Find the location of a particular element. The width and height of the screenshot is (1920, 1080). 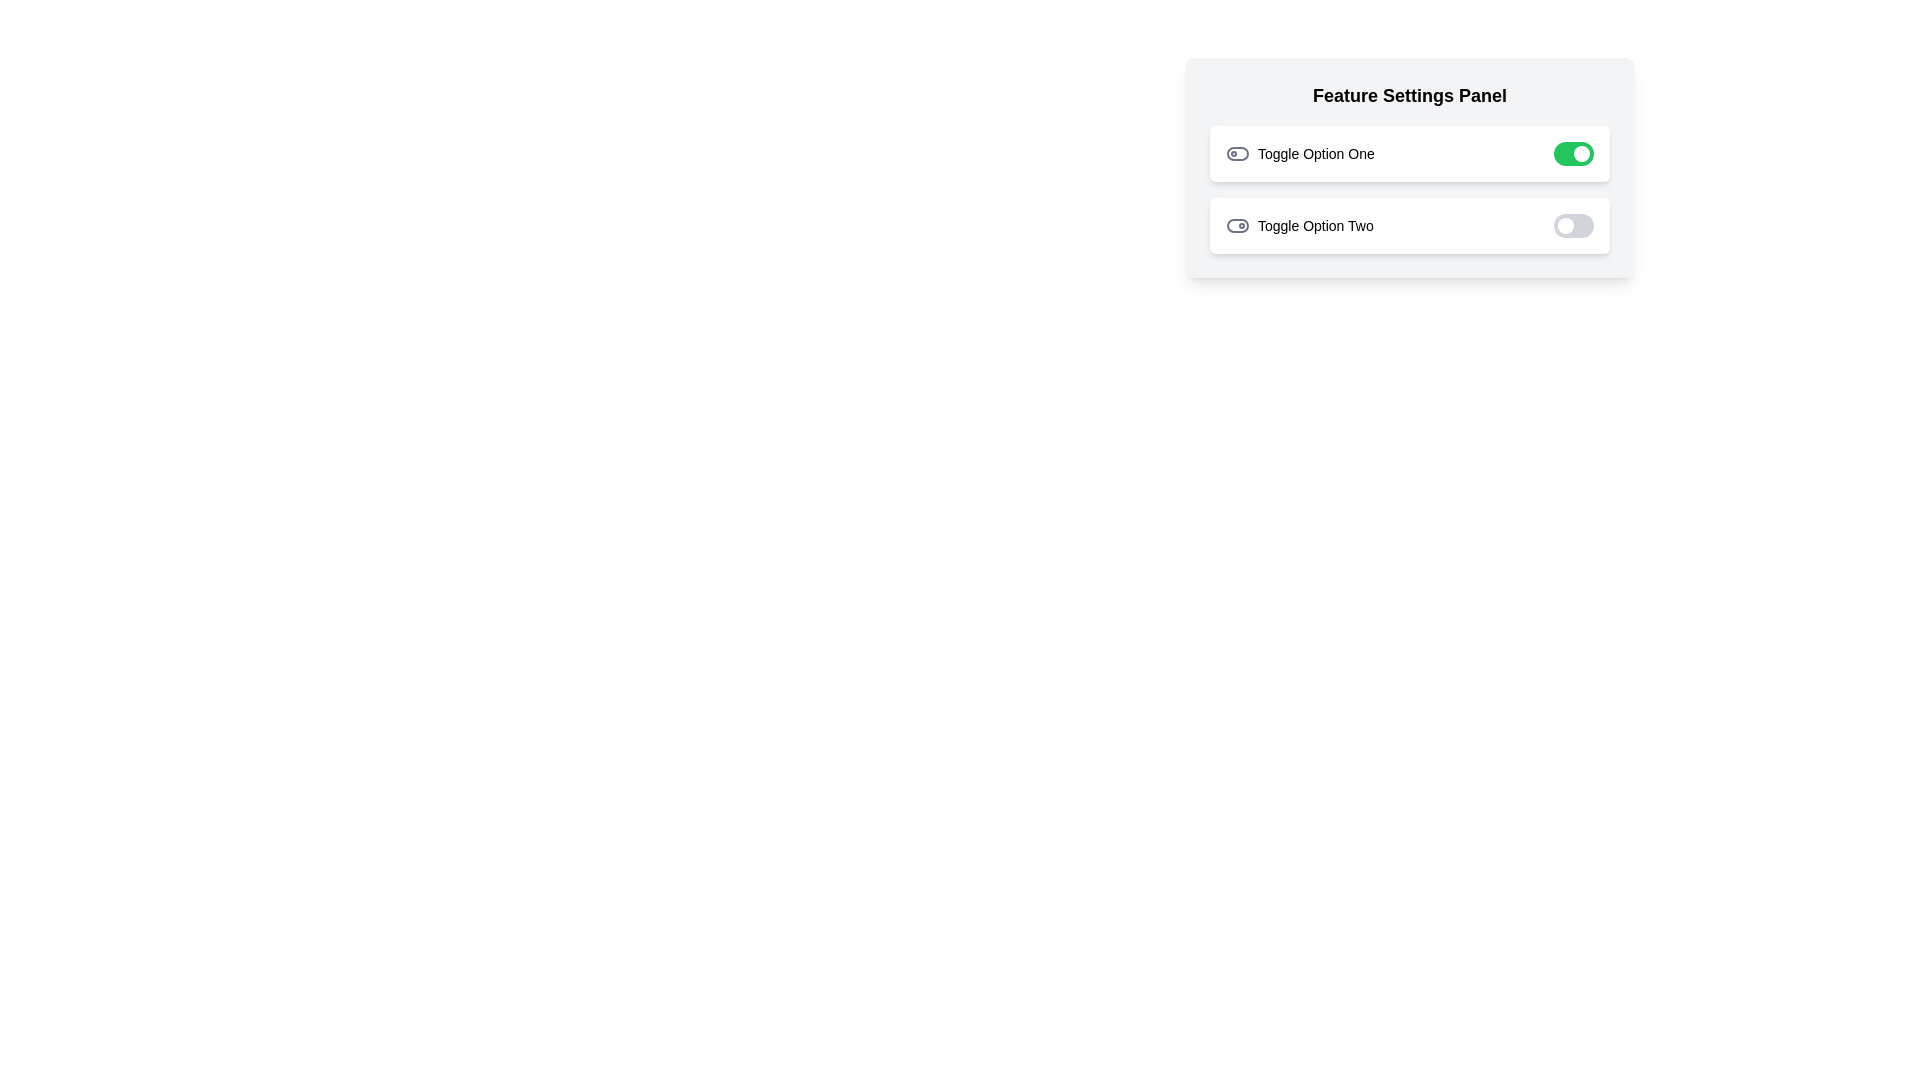

the toggle label displaying 'Toggle Option One' which includes a circular toggle icon and is the first option in the settings panel is located at coordinates (1300, 153).